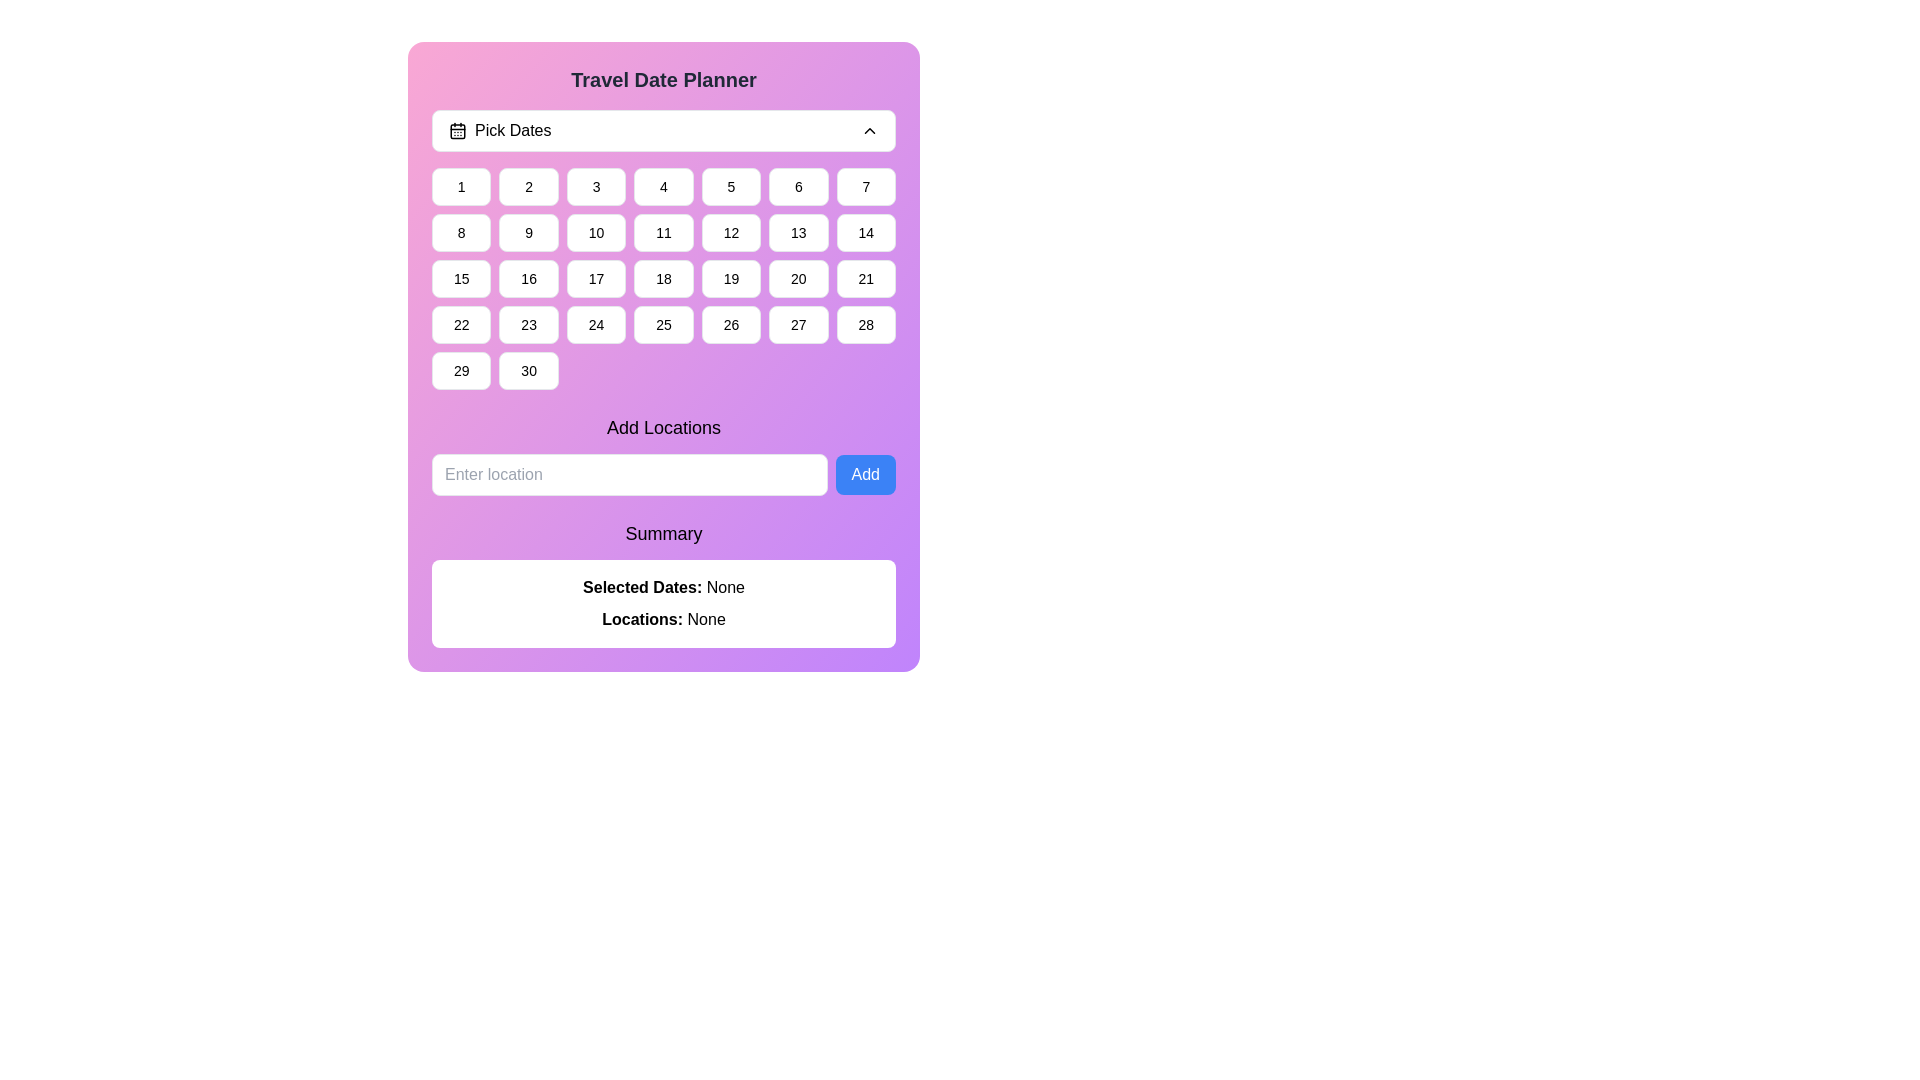  Describe the element at coordinates (866, 231) in the screenshot. I see `the selectable day button representing the 14th day of the month in the calendar interface` at that location.